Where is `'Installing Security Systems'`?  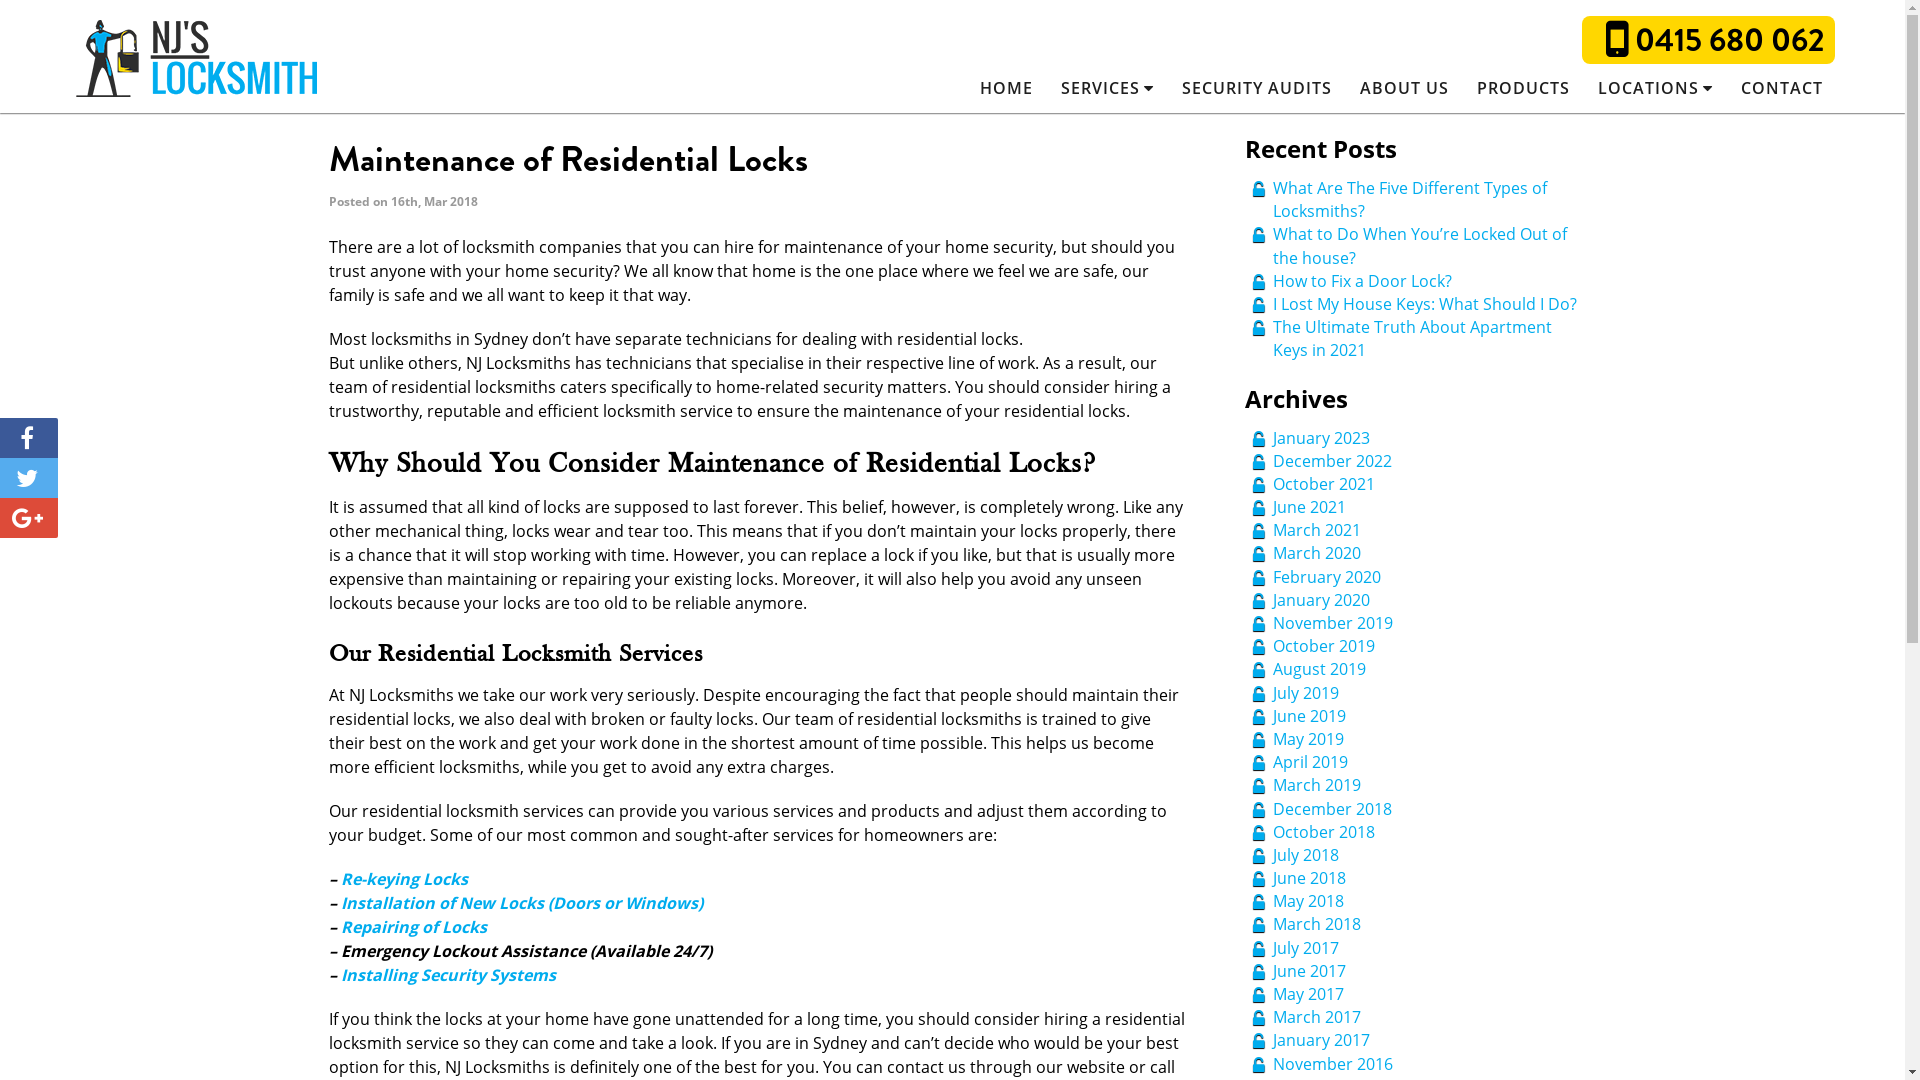 'Installing Security Systems' is located at coordinates (446, 974).